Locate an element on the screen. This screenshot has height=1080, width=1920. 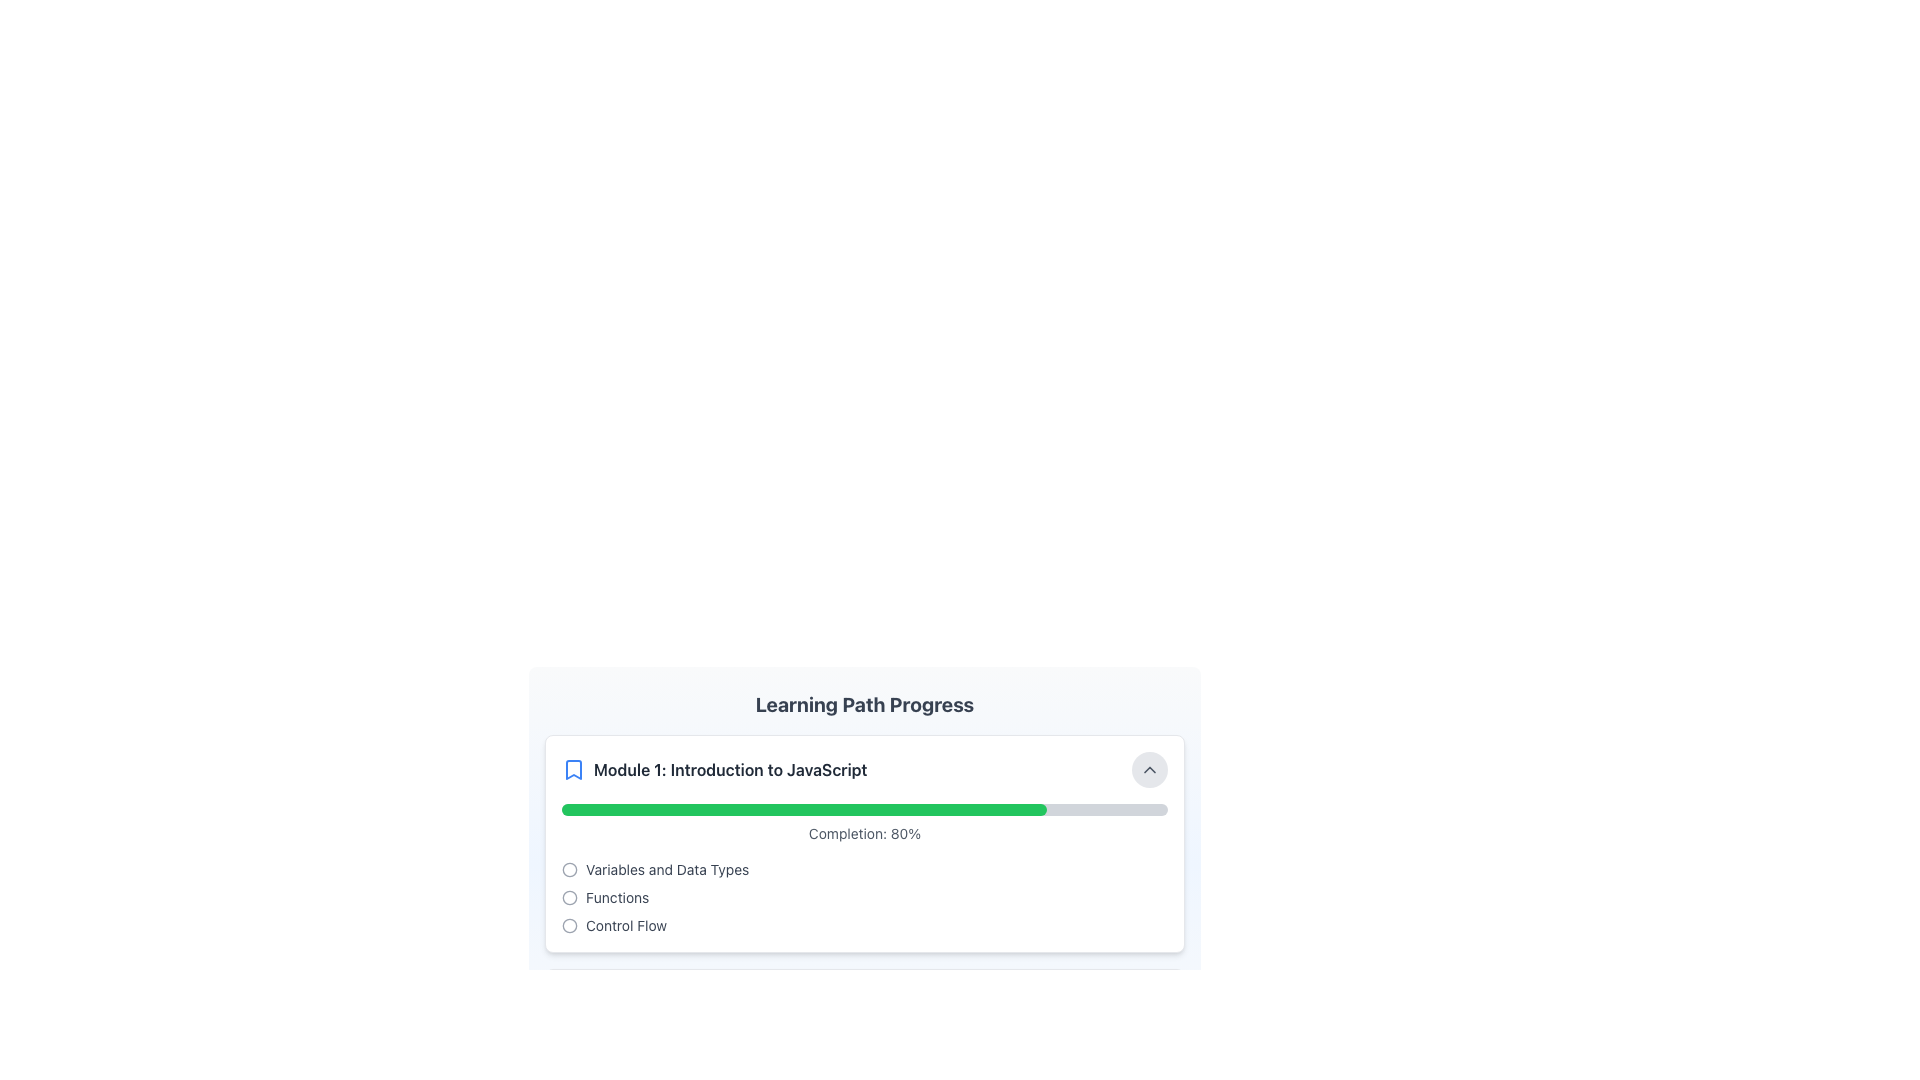
the circle icon on the left side of the 'Functions' label is located at coordinates (569, 897).